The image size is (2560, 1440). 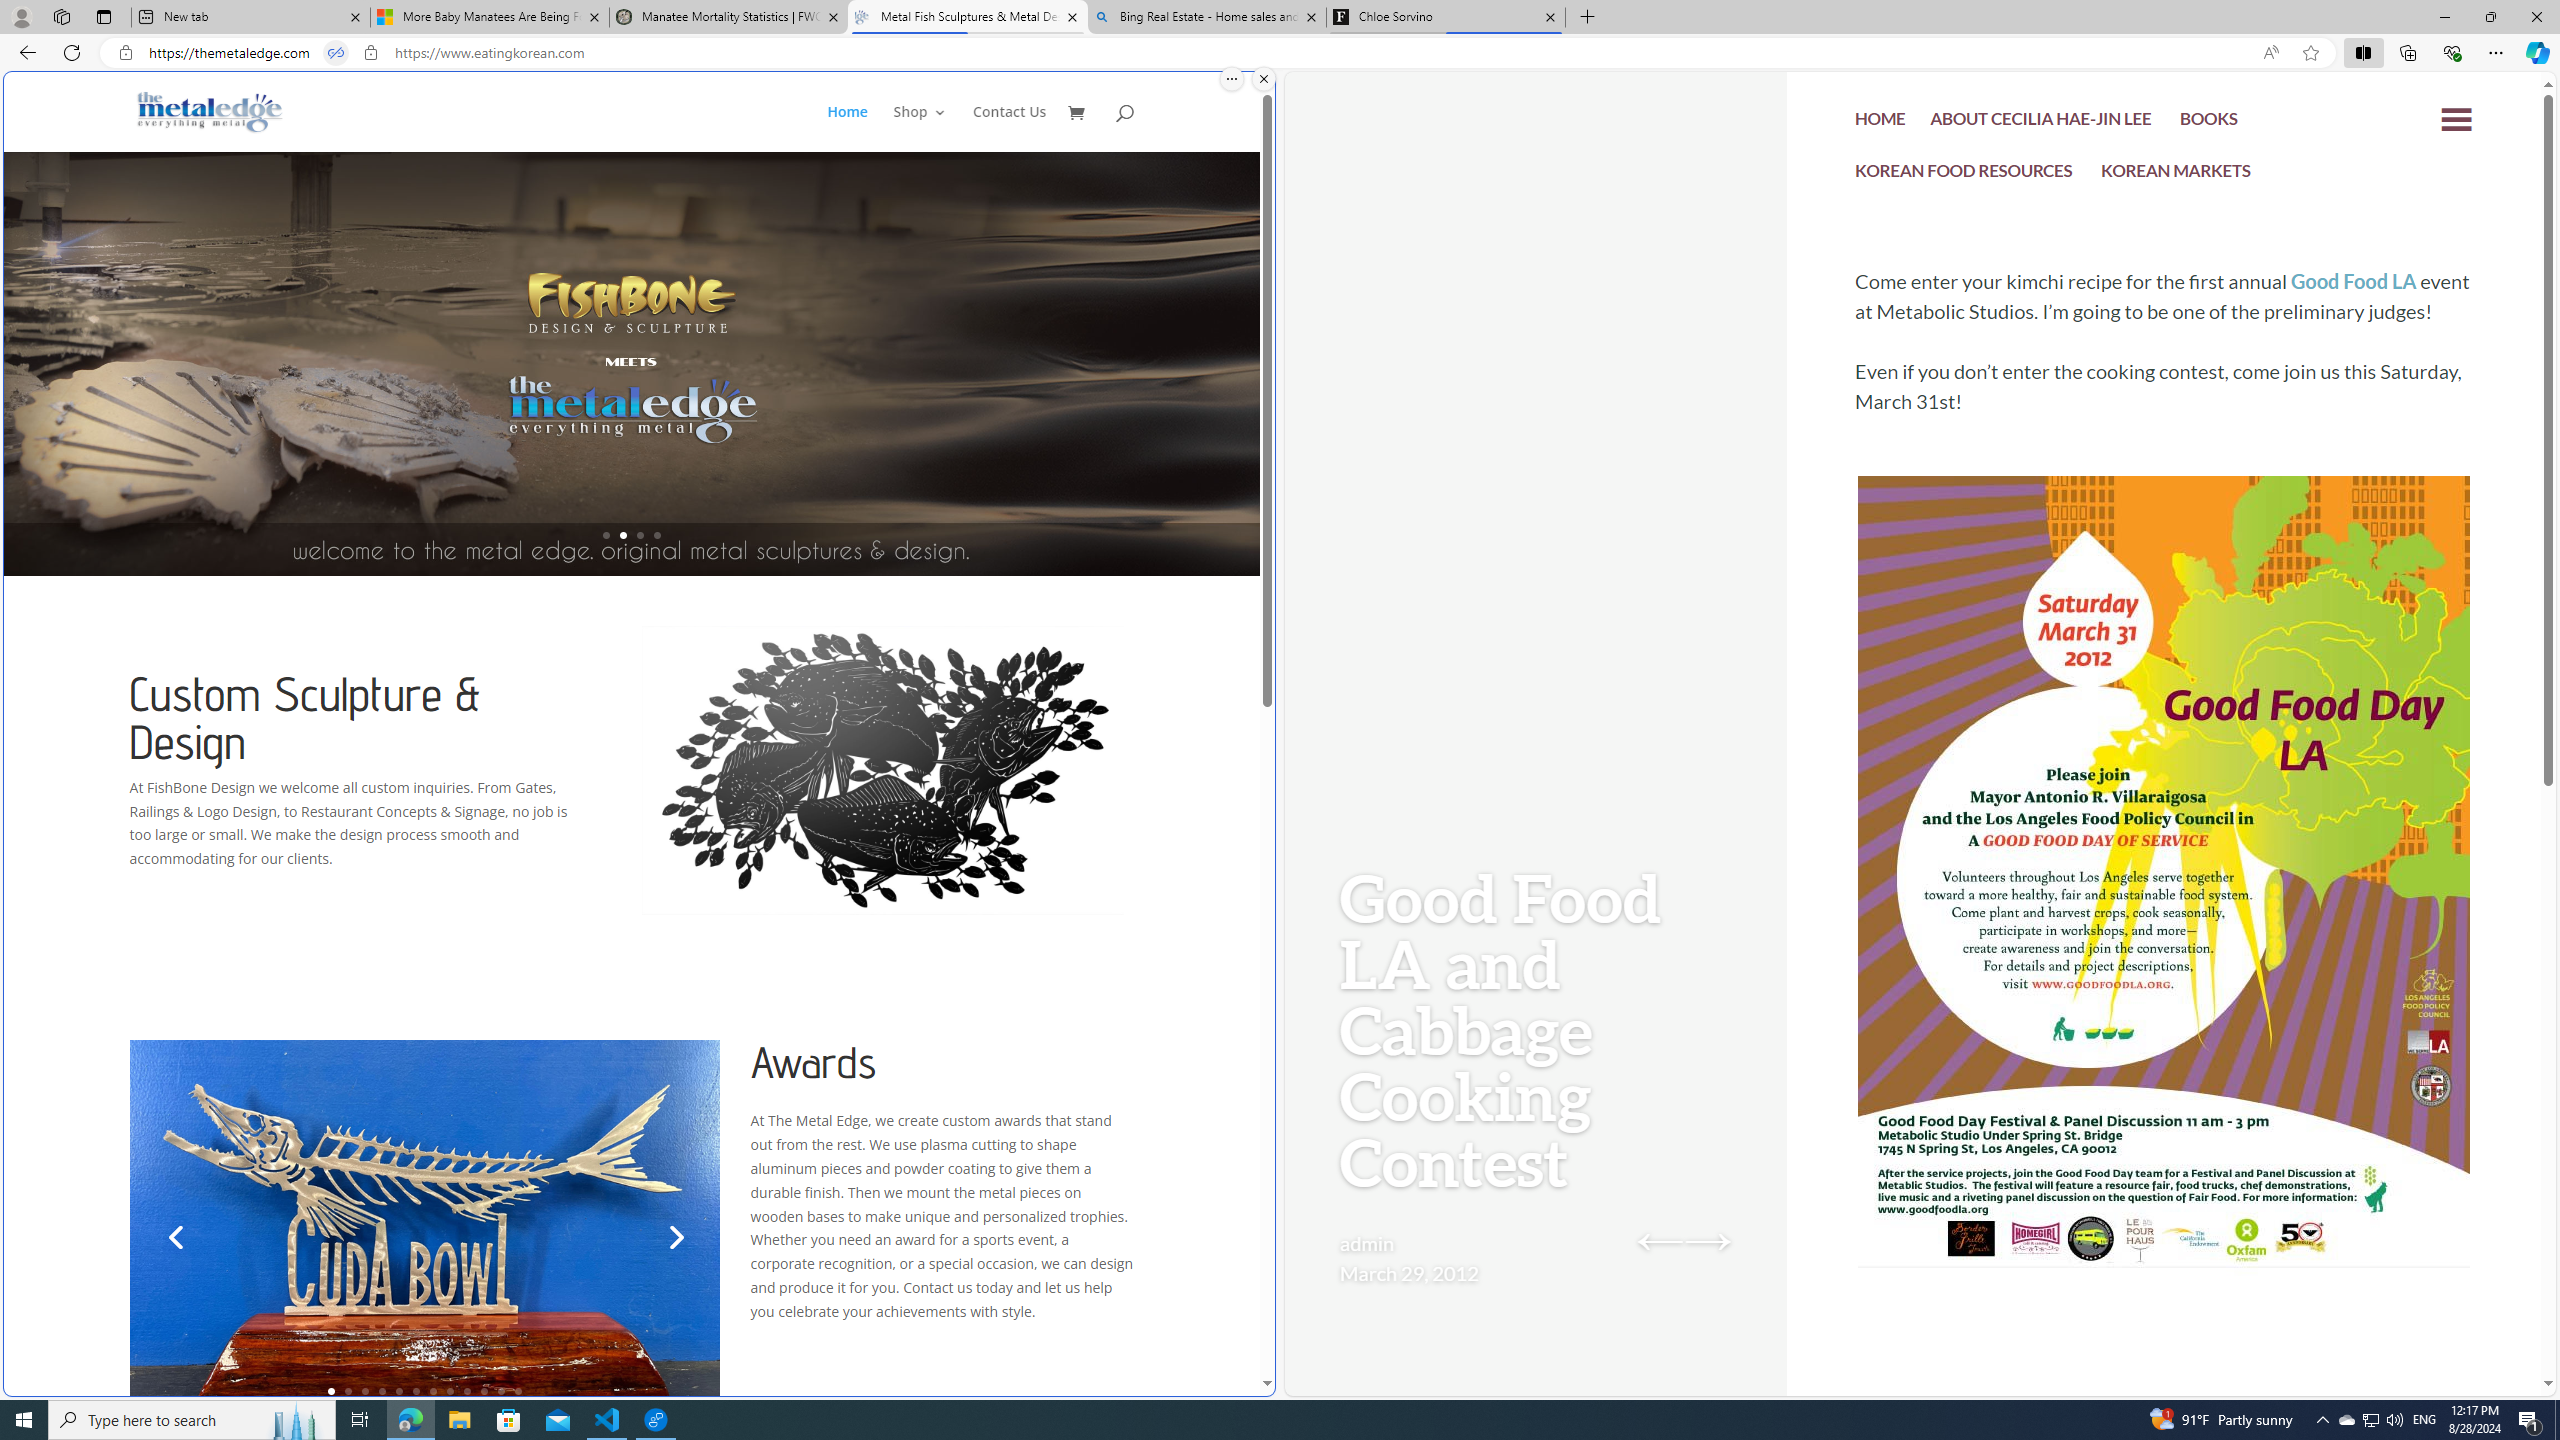 I want to click on 'HOME', so click(x=1880, y=120).